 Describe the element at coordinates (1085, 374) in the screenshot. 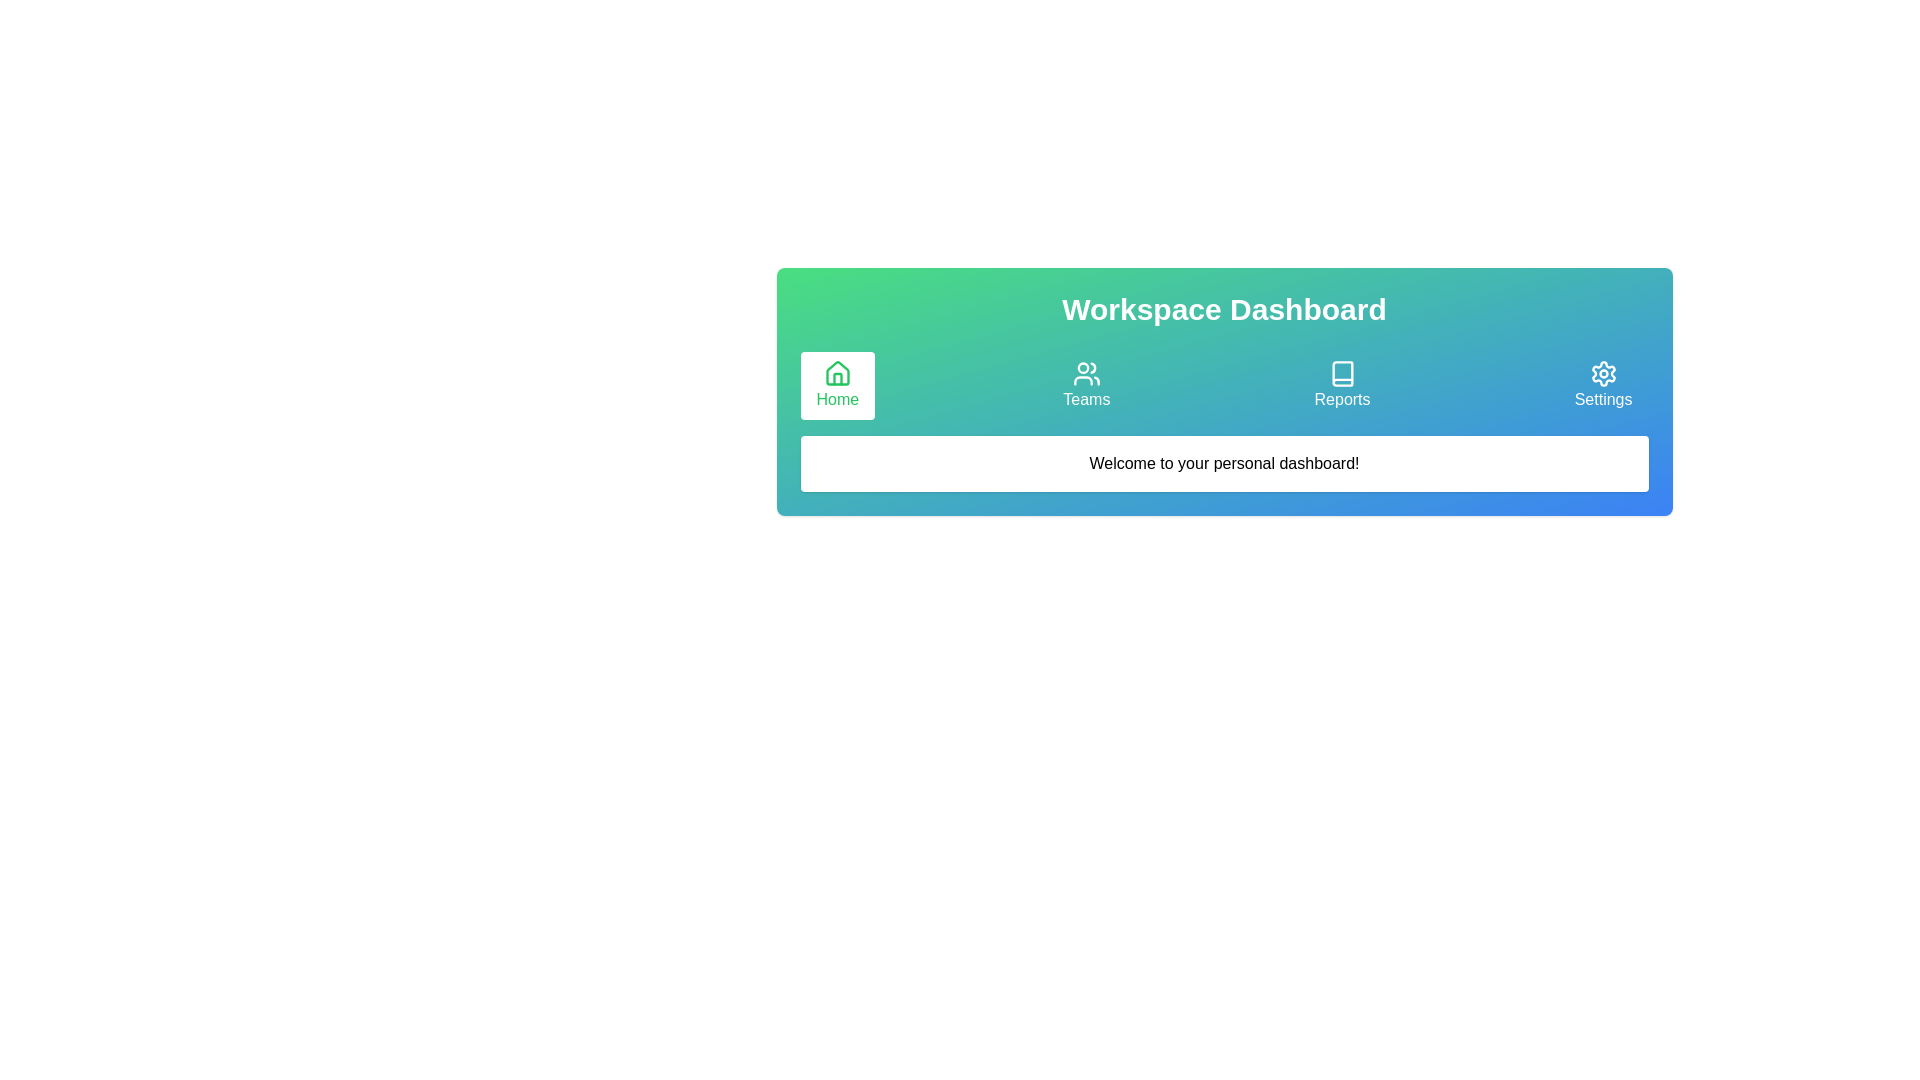

I see `the 'Teams' icon located in the navigation bar, which is the second item from the left, positioned between 'Home' and 'Reports'` at that location.